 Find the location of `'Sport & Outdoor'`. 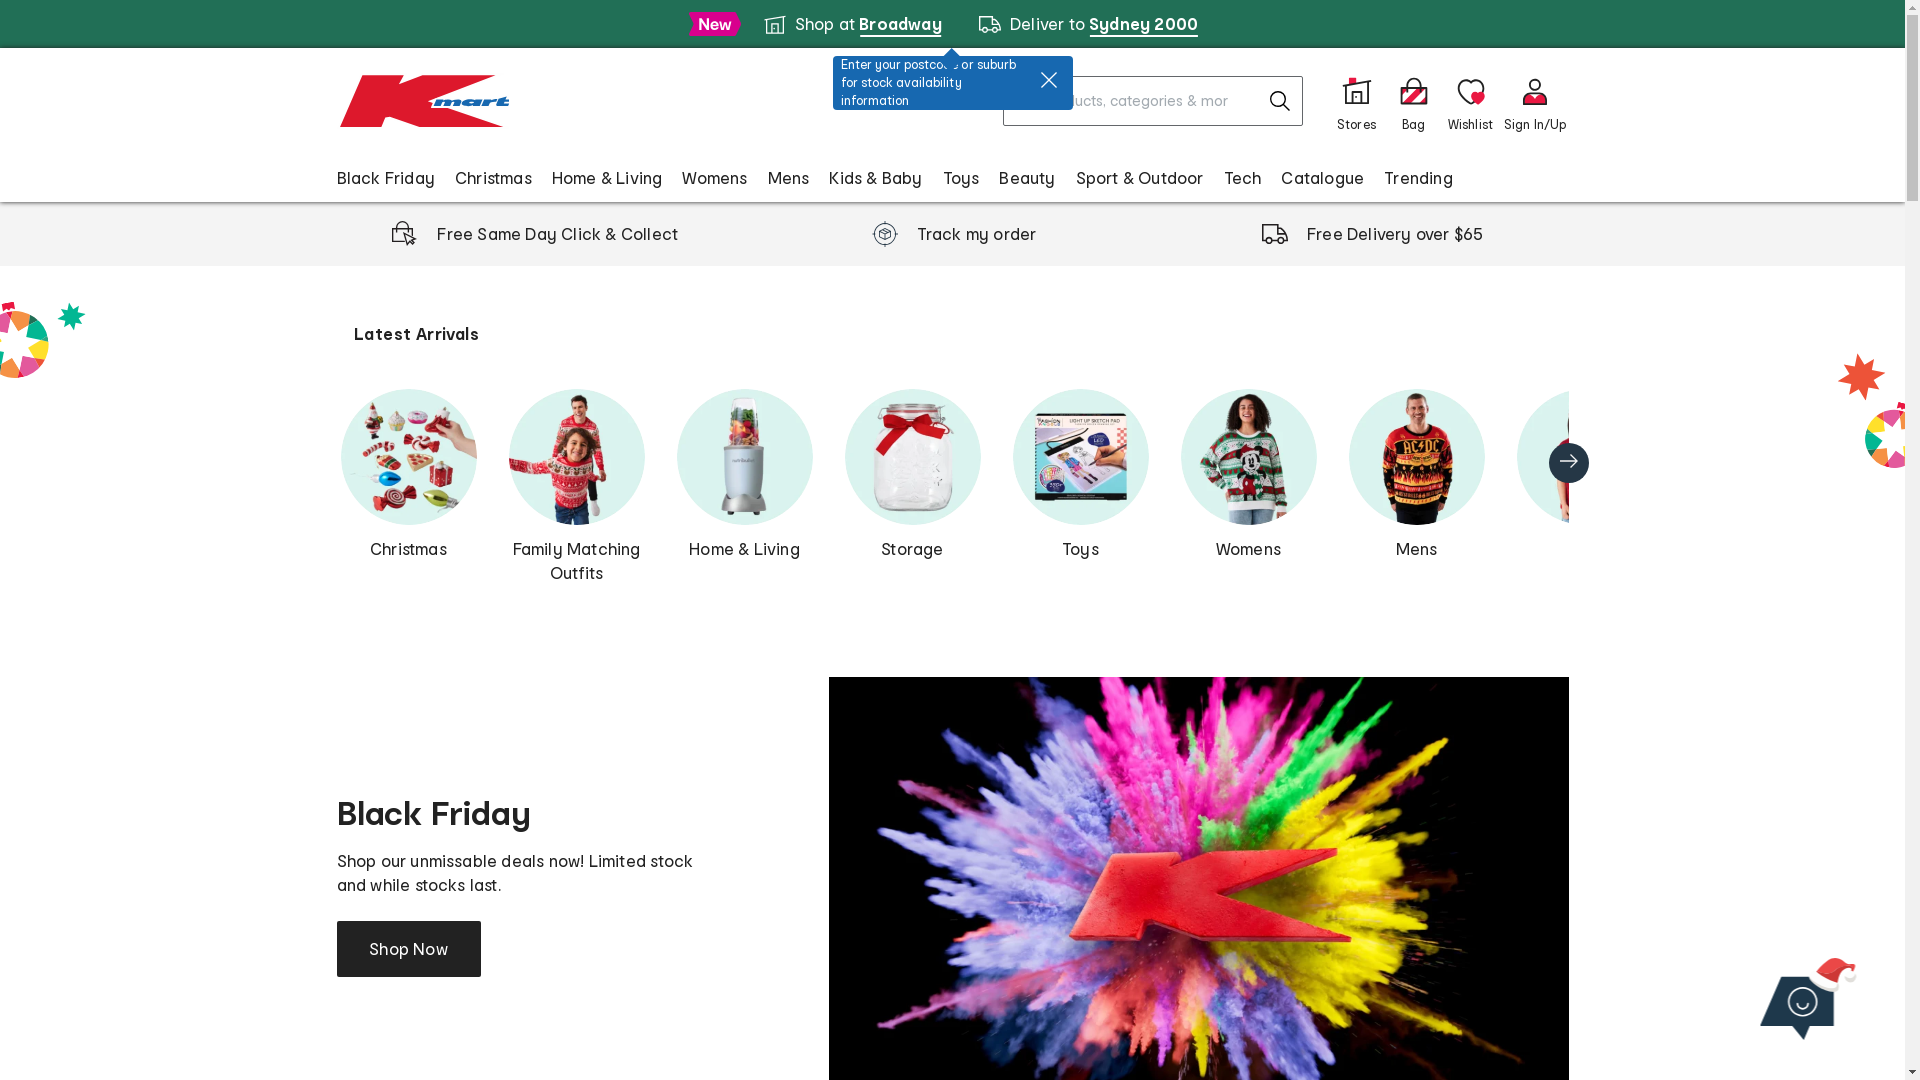

'Sport & Outdoor' is located at coordinates (1140, 176).